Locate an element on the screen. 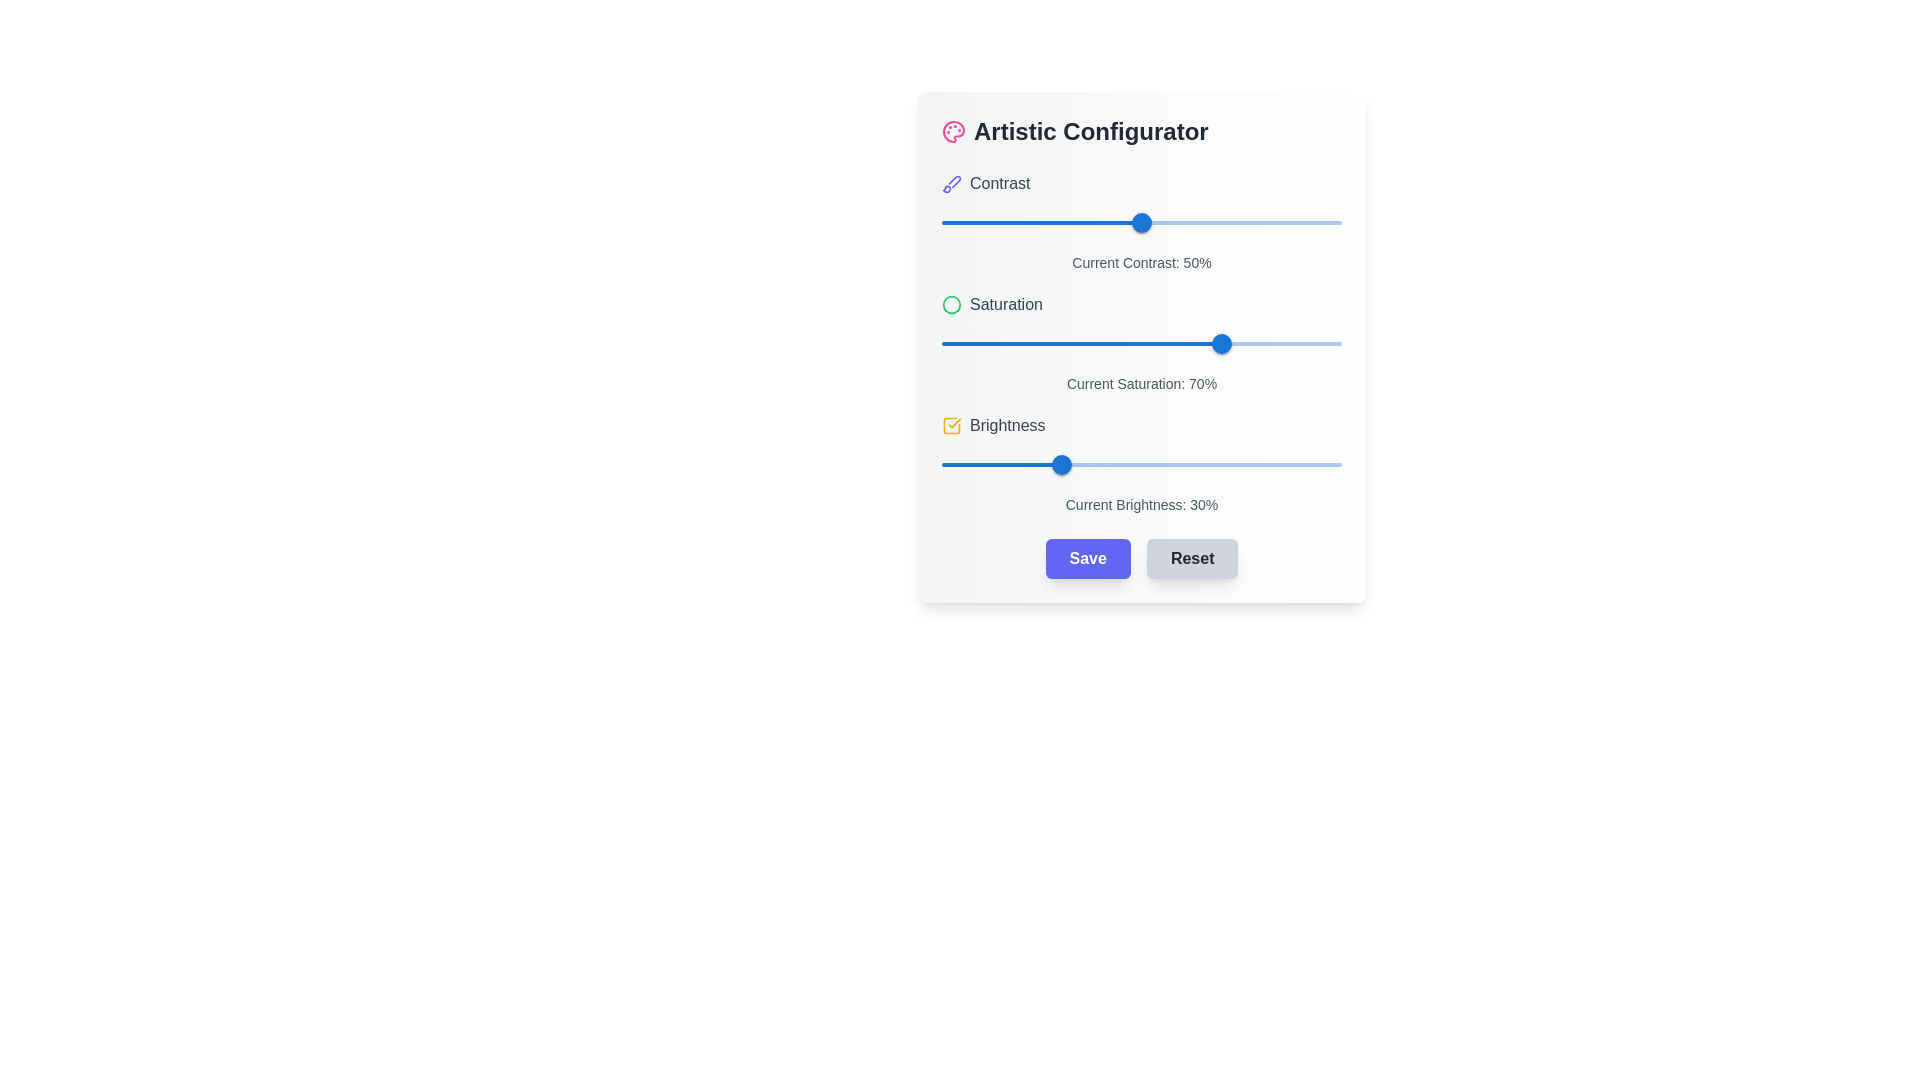 Image resolution: width=1920 pixels, height=1080 pixels. static text label displaying 'Current Saturation: 70%' which is located directly beneath the saturation slider and is horizontally centered within the configuration interface is located at coordinates (1142, 384).